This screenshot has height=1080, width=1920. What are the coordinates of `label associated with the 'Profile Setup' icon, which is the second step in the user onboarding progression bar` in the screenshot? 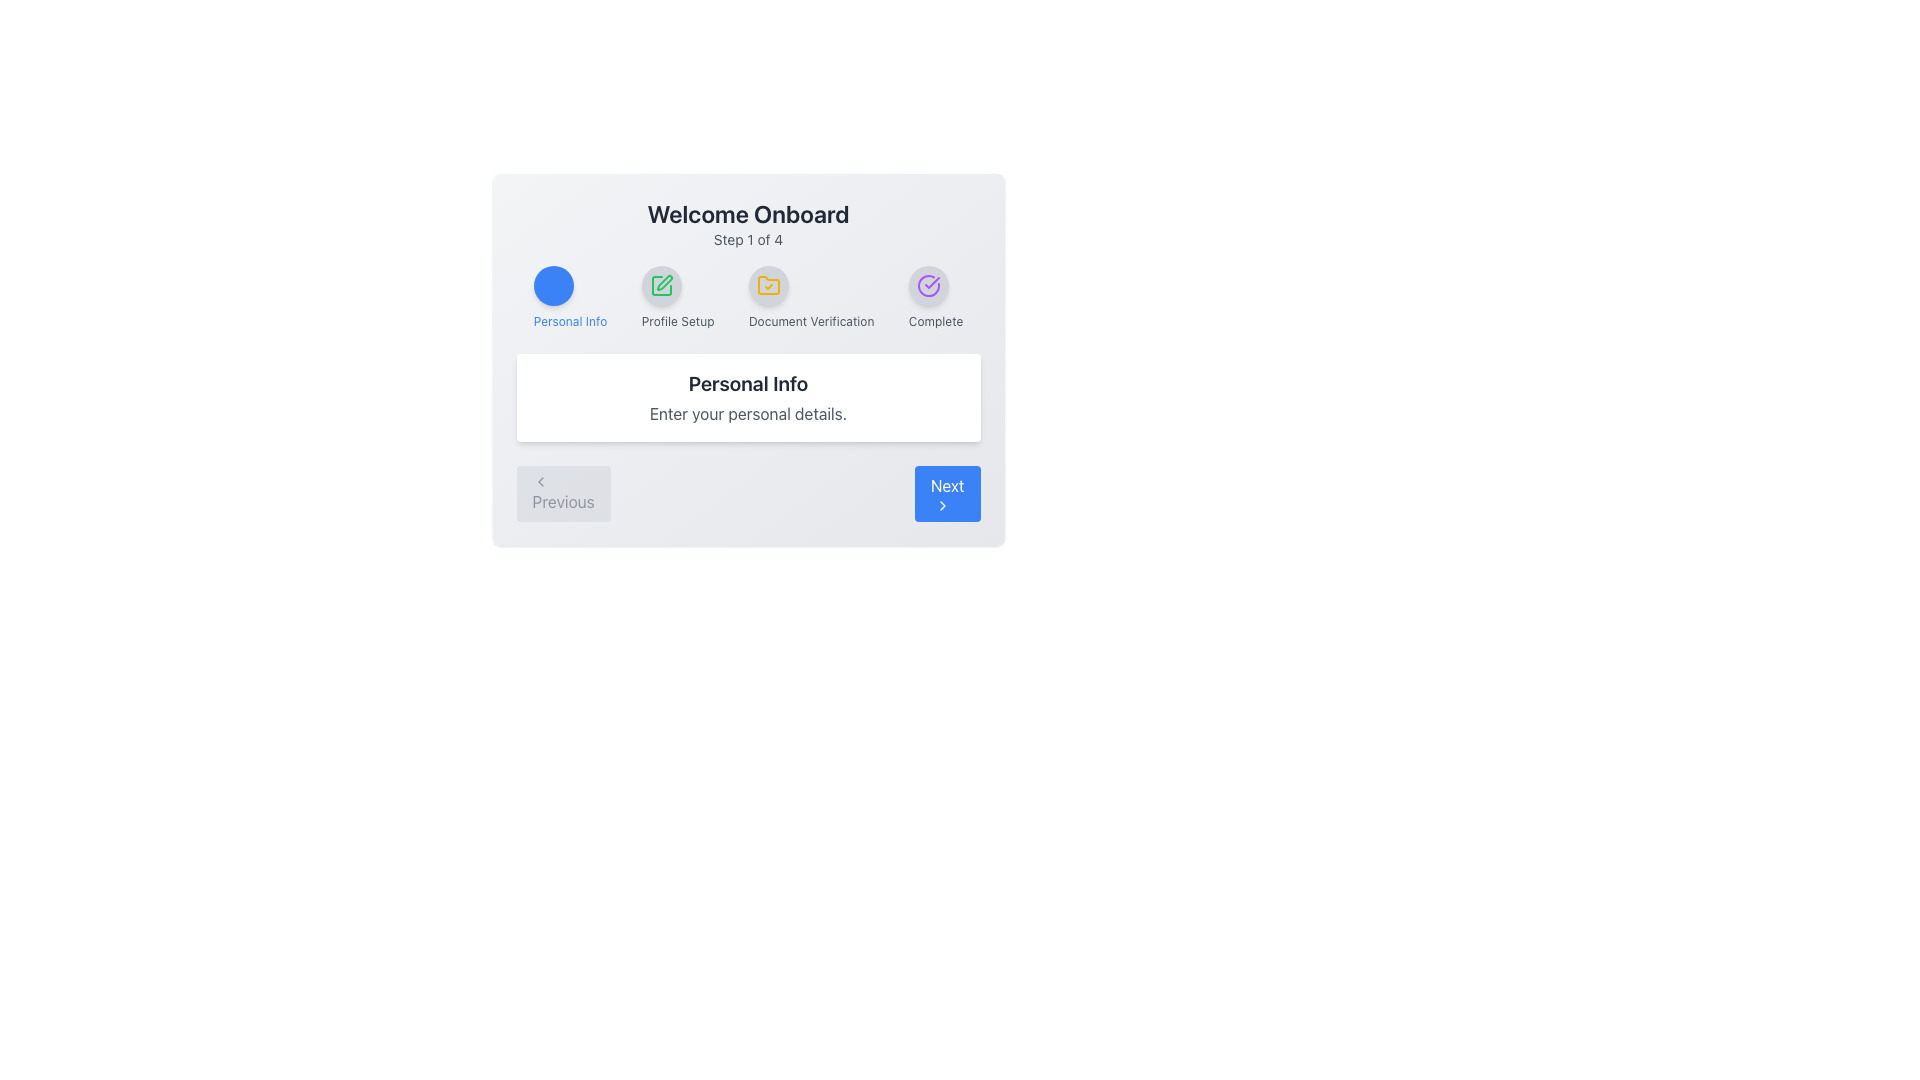 It's located at (661, 285).